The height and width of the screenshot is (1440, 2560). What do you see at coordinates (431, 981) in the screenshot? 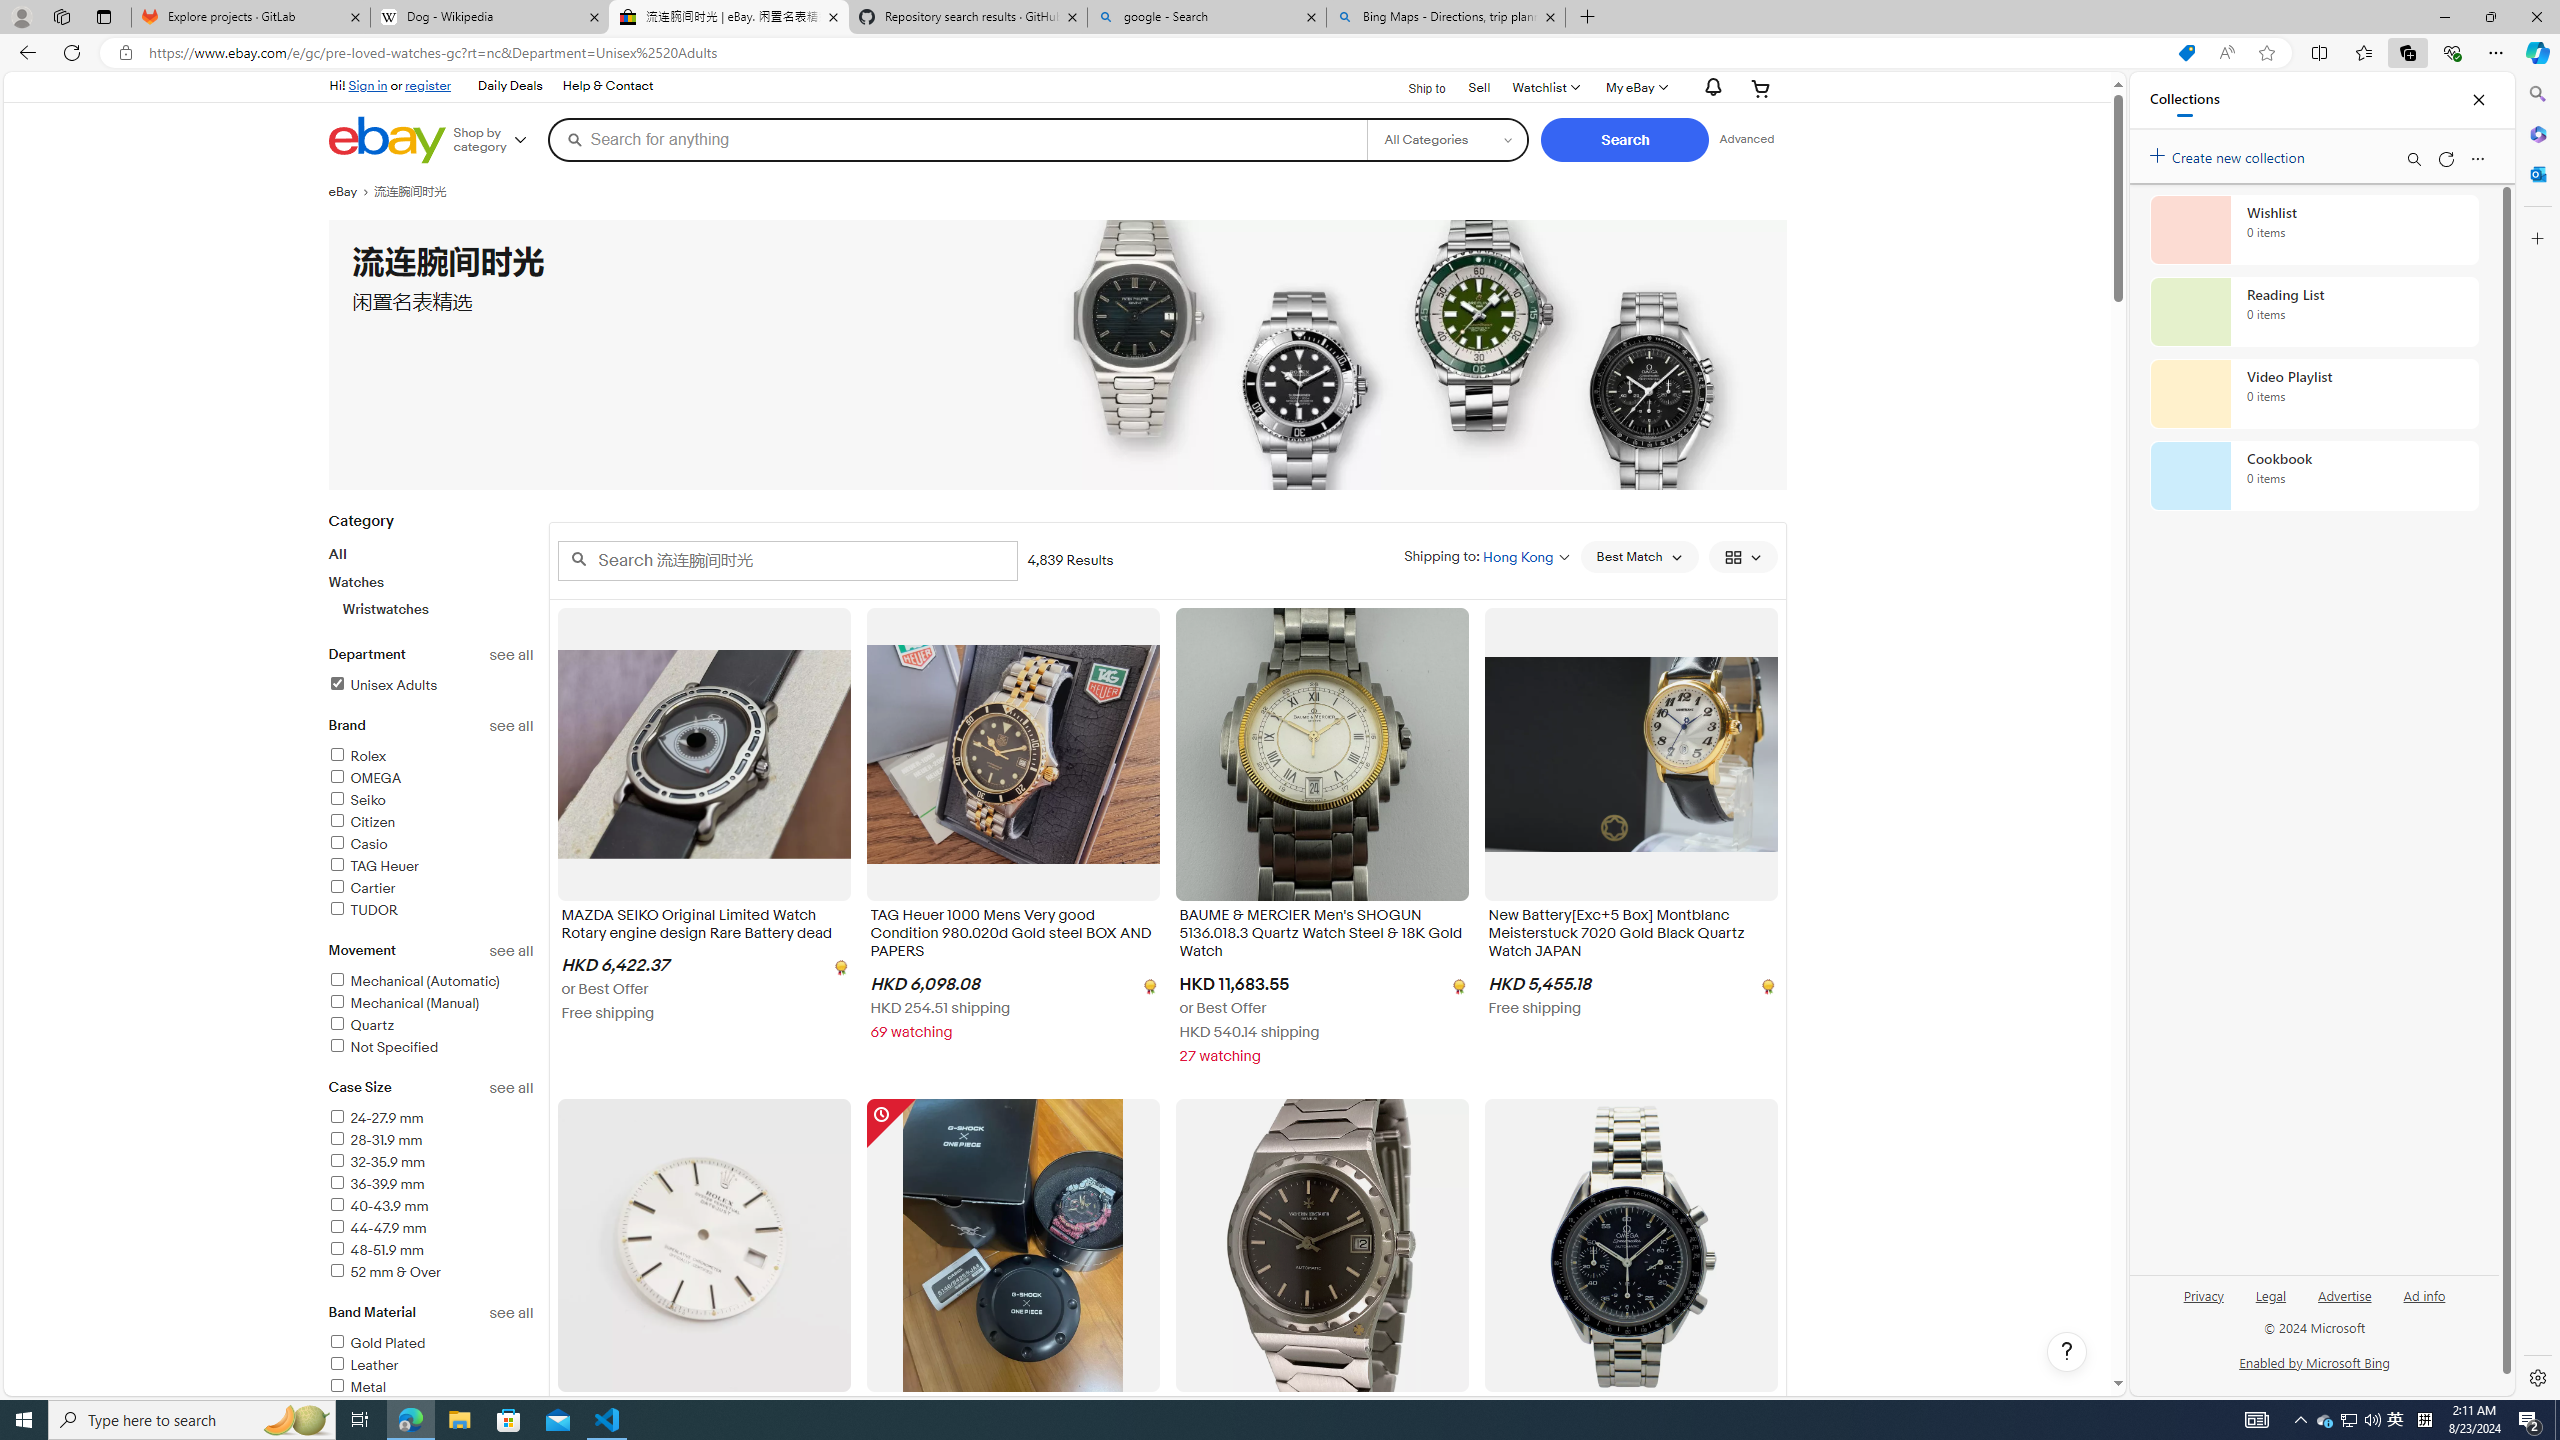
I see `'Mechanical (Automatic)'` at bounding box center [431, 981].